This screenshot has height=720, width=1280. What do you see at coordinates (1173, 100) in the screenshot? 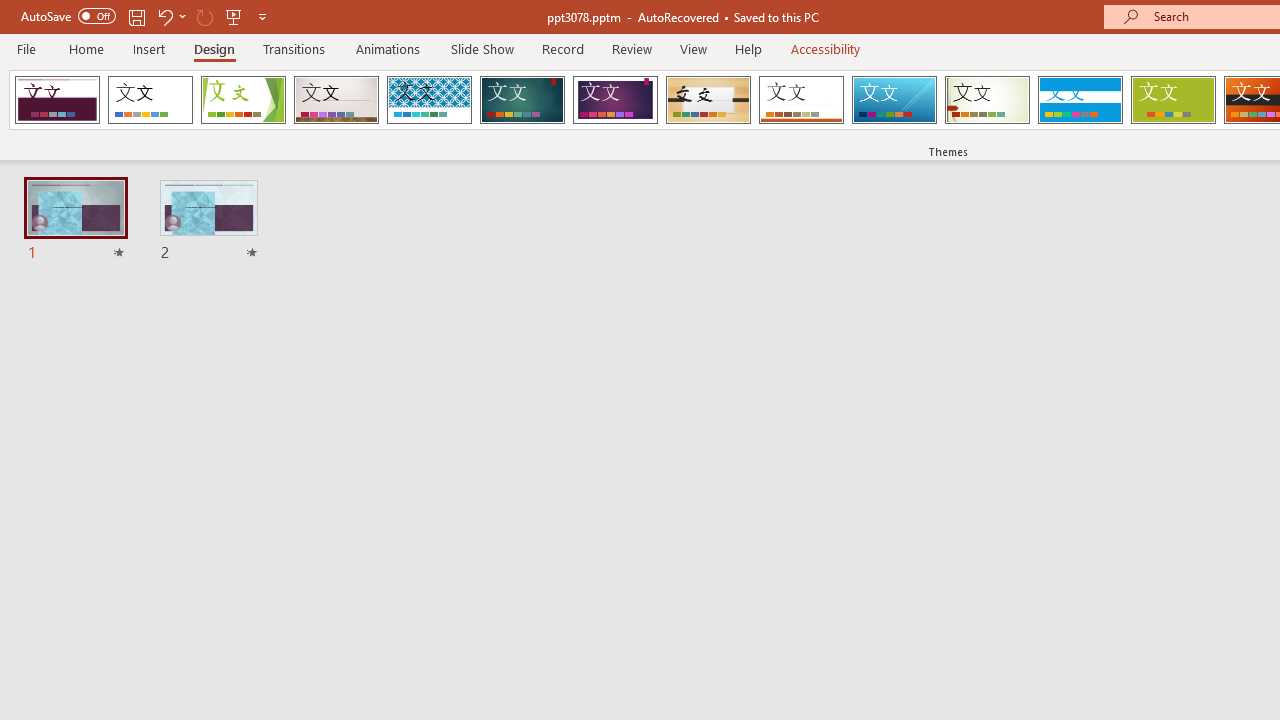
I see `'Basis'` at bounding box center [1173, 100].